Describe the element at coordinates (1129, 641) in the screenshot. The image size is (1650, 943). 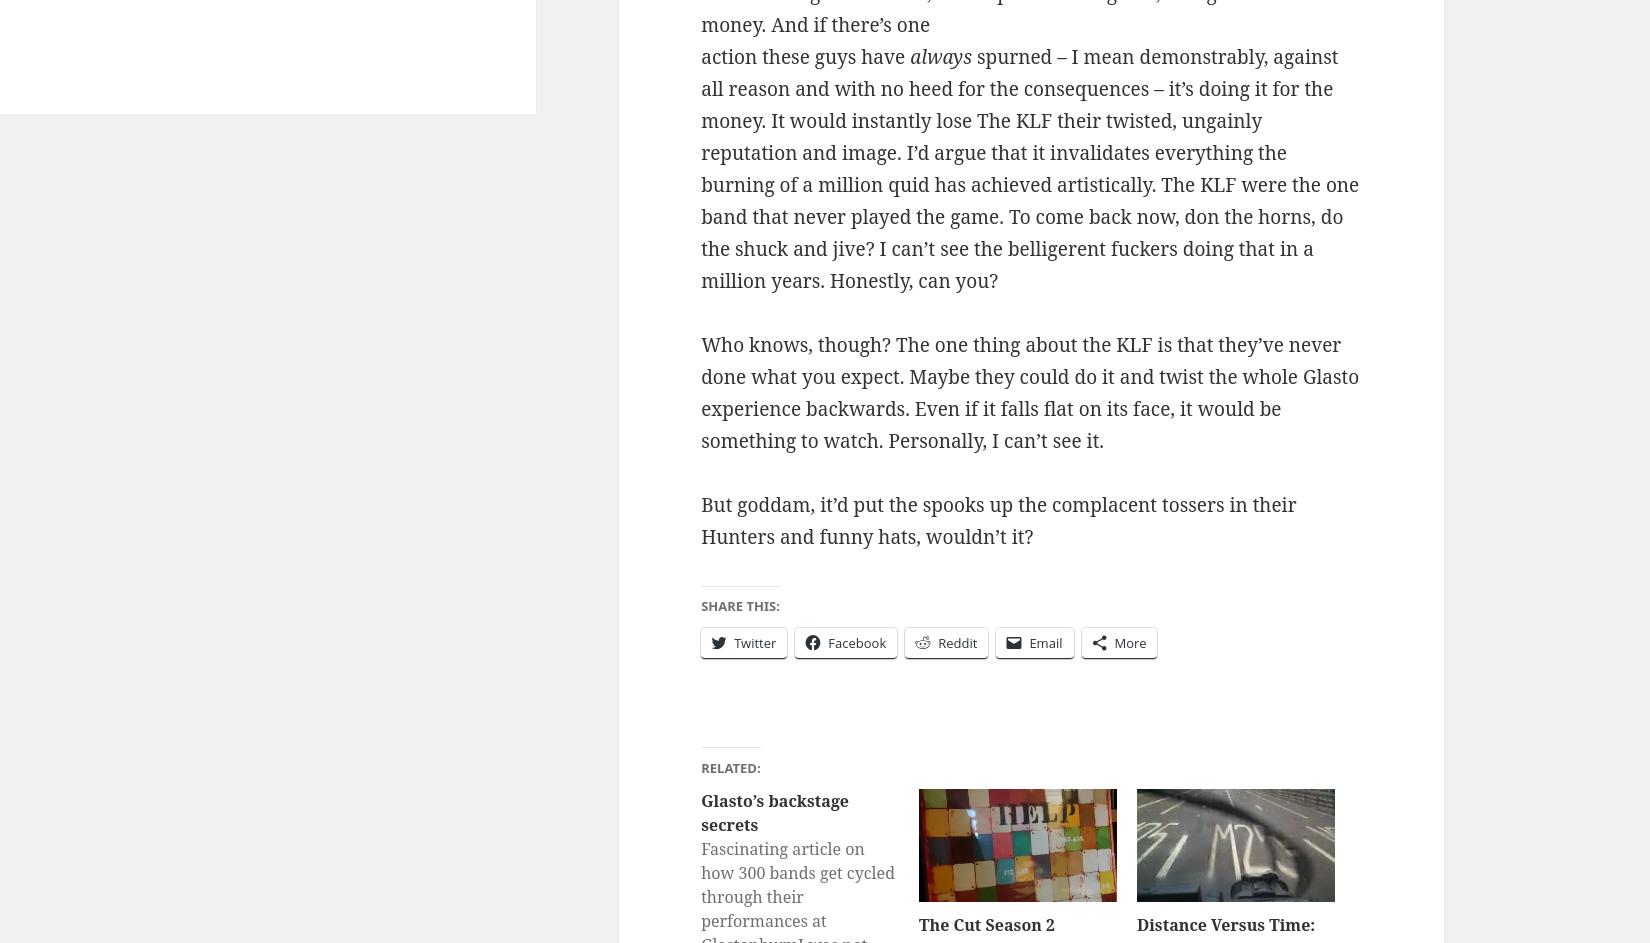
I see `'More'` at that location.